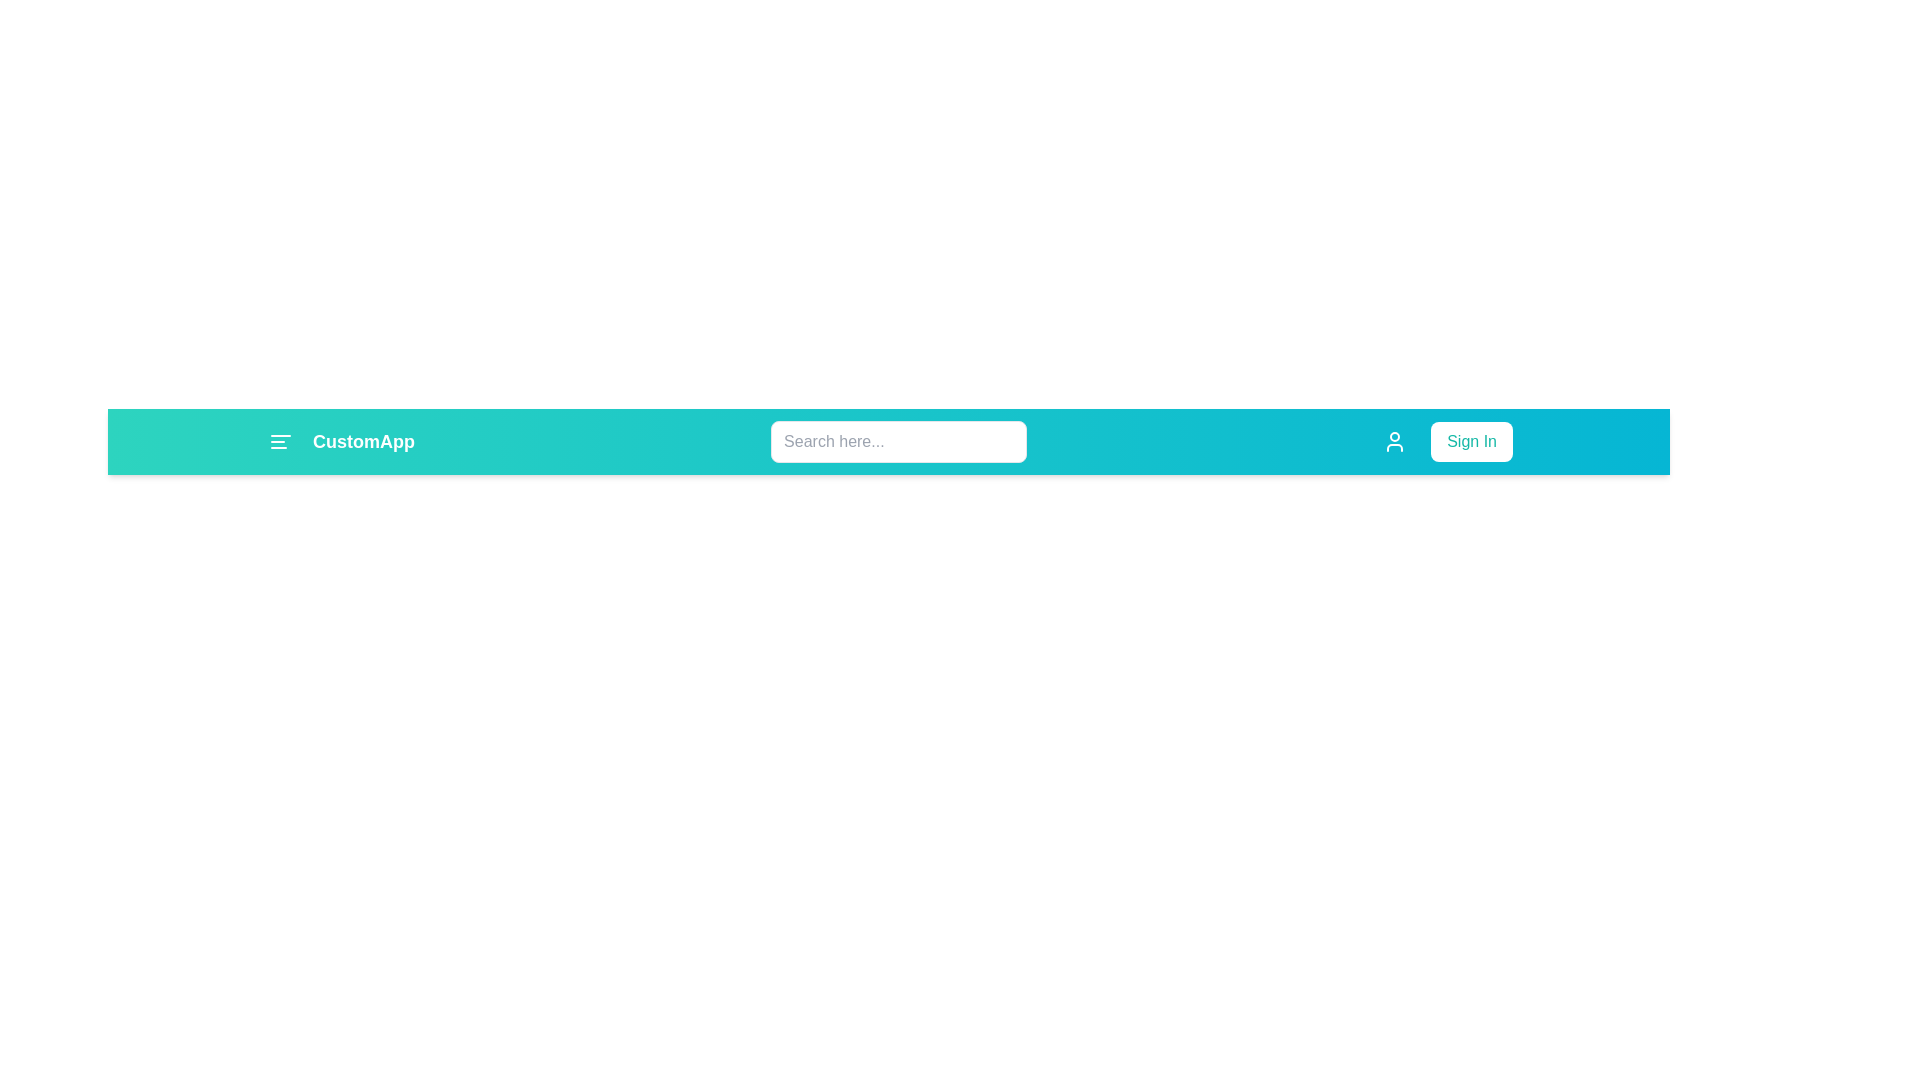 This screenshot has height=1080, width=1920. I want to click on the 'Sign In' button, so click(1472, 441).